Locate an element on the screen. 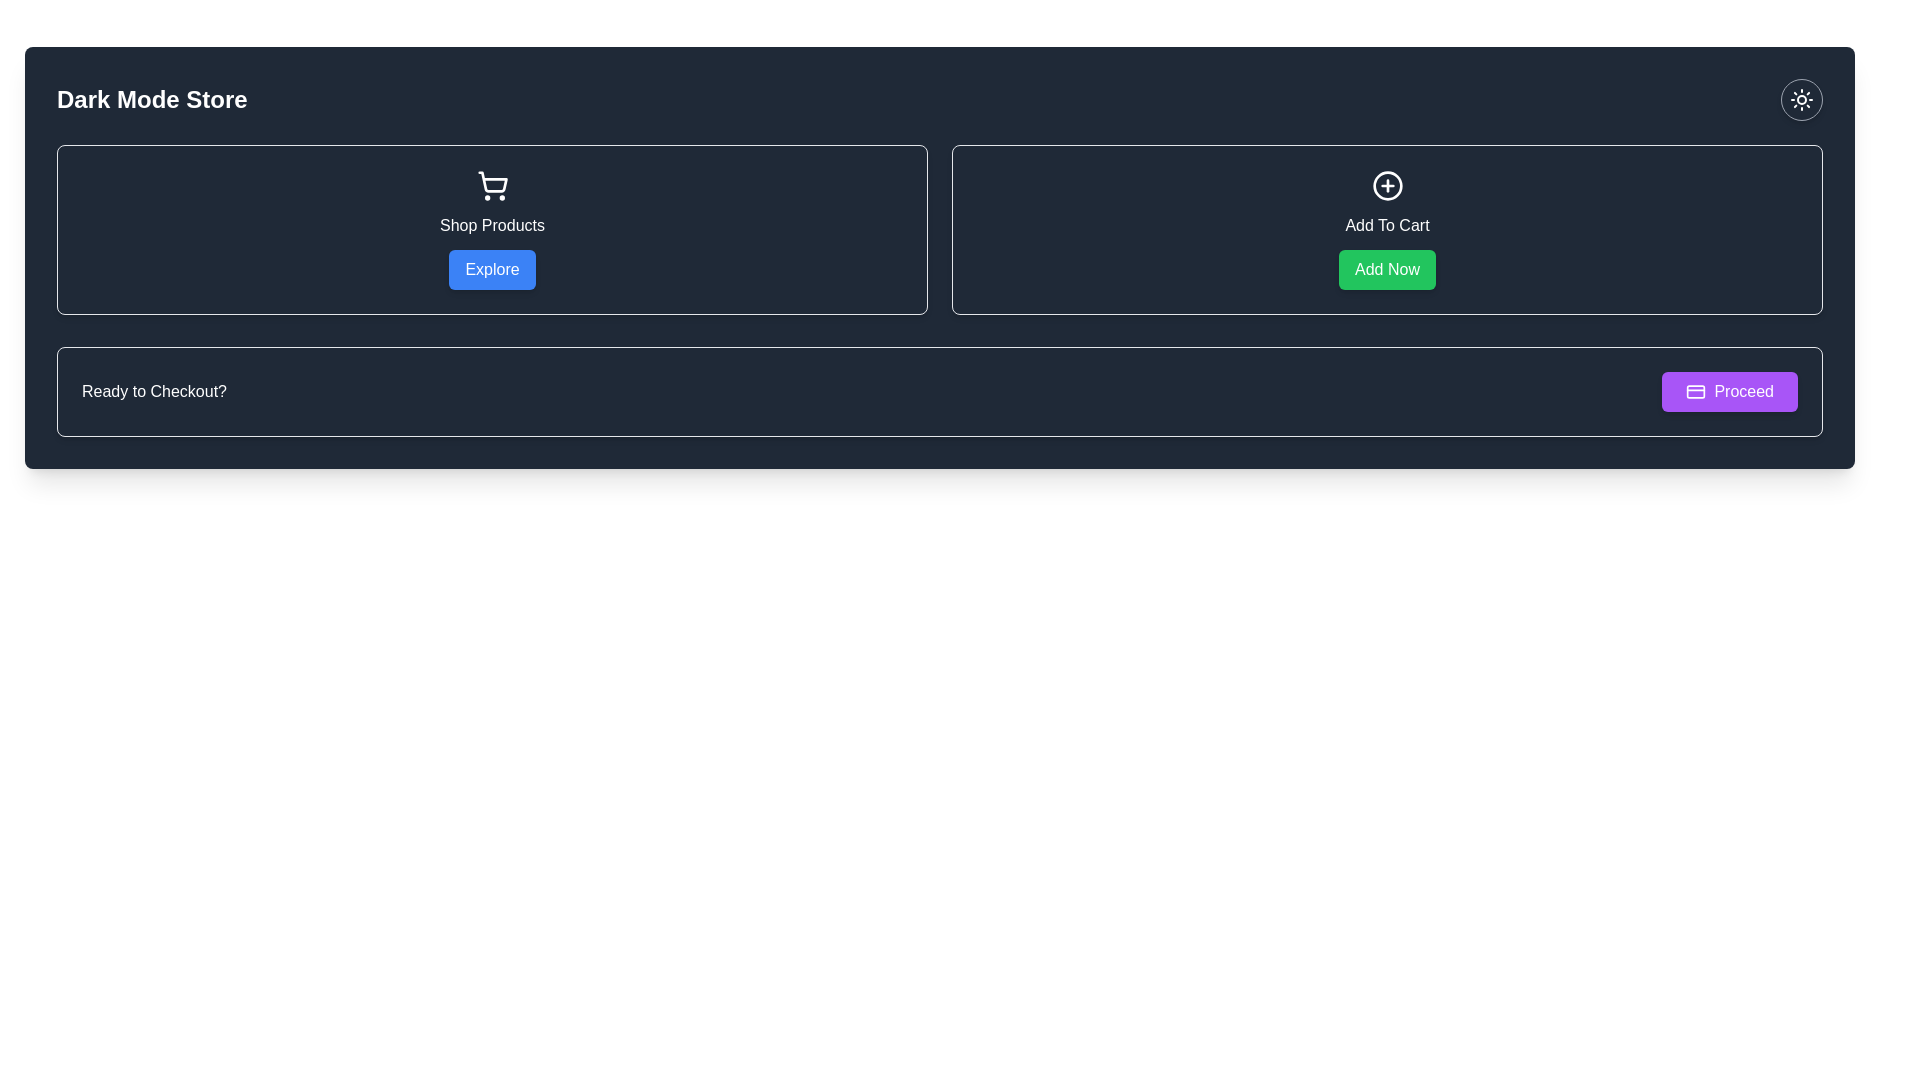  the circular button with a sun-like icon at the top right corner of the header bar is located at coordinates (1801, 100).